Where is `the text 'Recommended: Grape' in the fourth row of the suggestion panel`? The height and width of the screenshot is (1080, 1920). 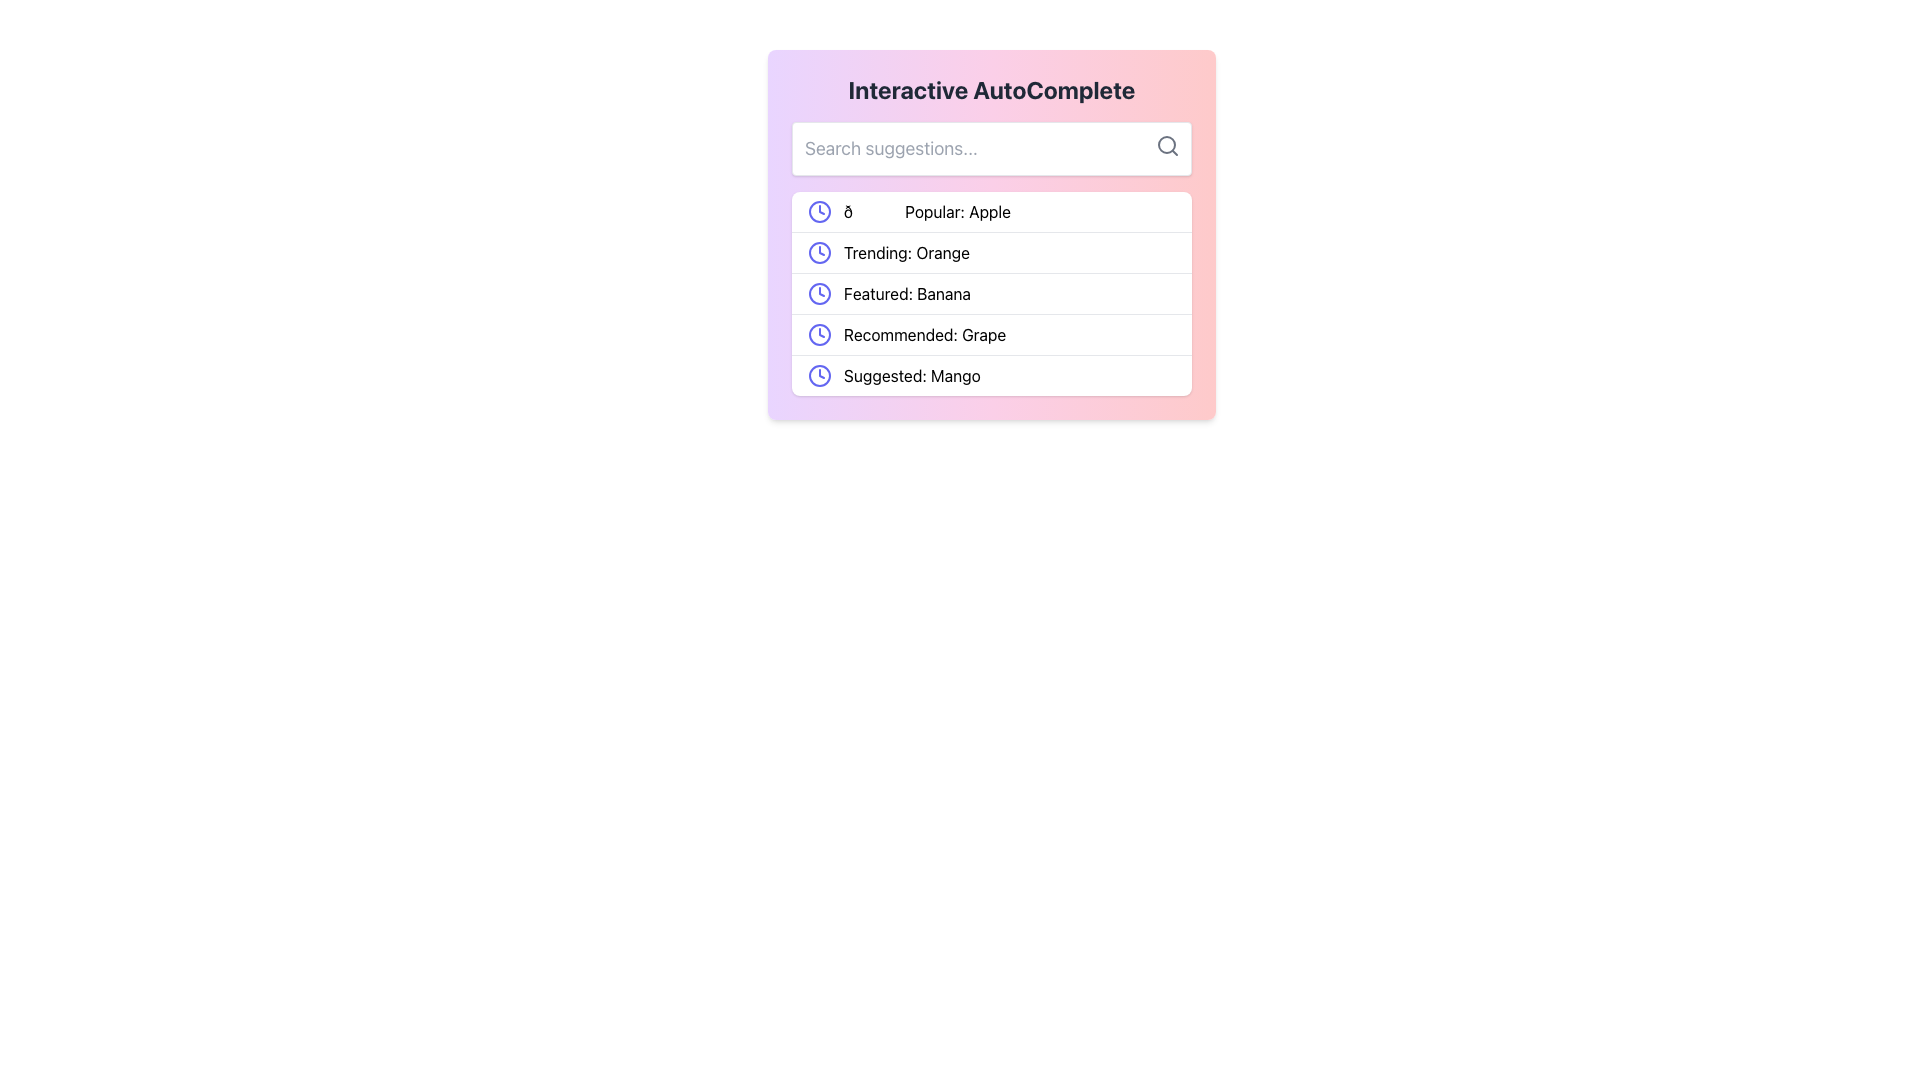
the text 'Recommended: Grape' in the fourth row of the suggestion panel is located at coordinates (992, 333).